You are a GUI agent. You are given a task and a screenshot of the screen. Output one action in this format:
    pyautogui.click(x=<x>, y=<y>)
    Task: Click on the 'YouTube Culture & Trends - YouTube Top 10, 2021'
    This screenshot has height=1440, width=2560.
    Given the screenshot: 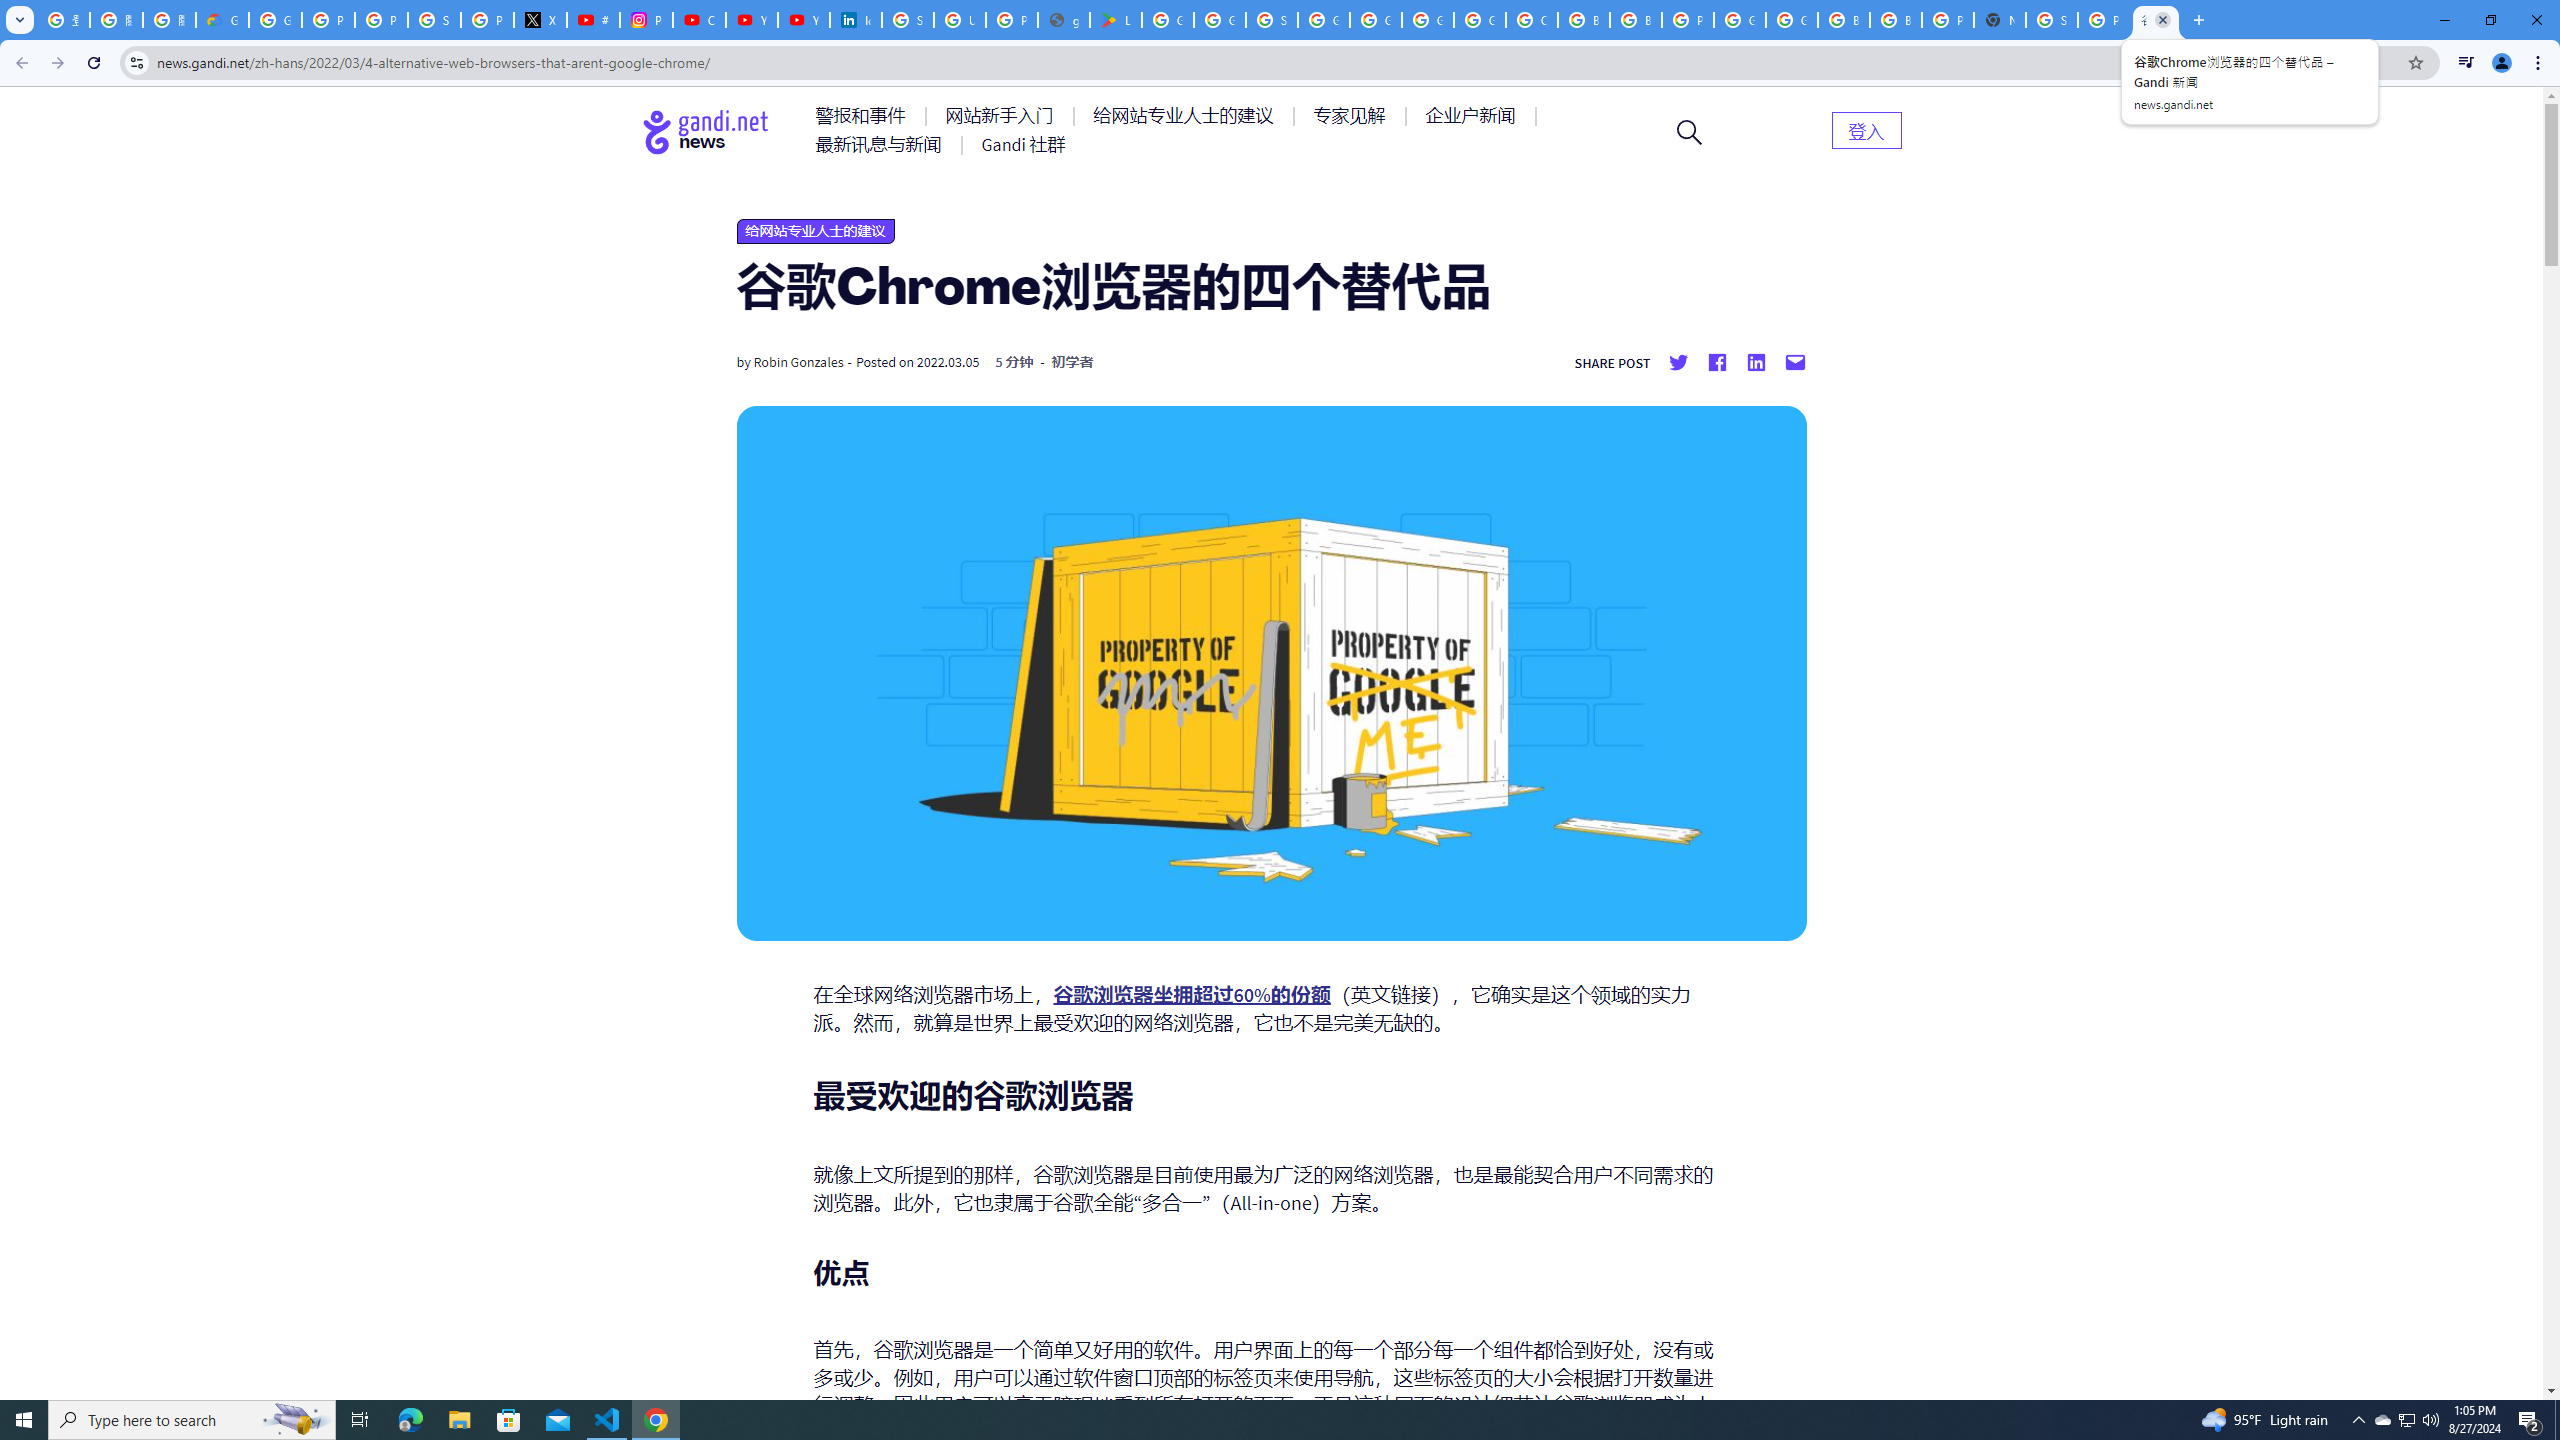 What is the action you would take?
    pyautogui.click(x=803, y=19)
    